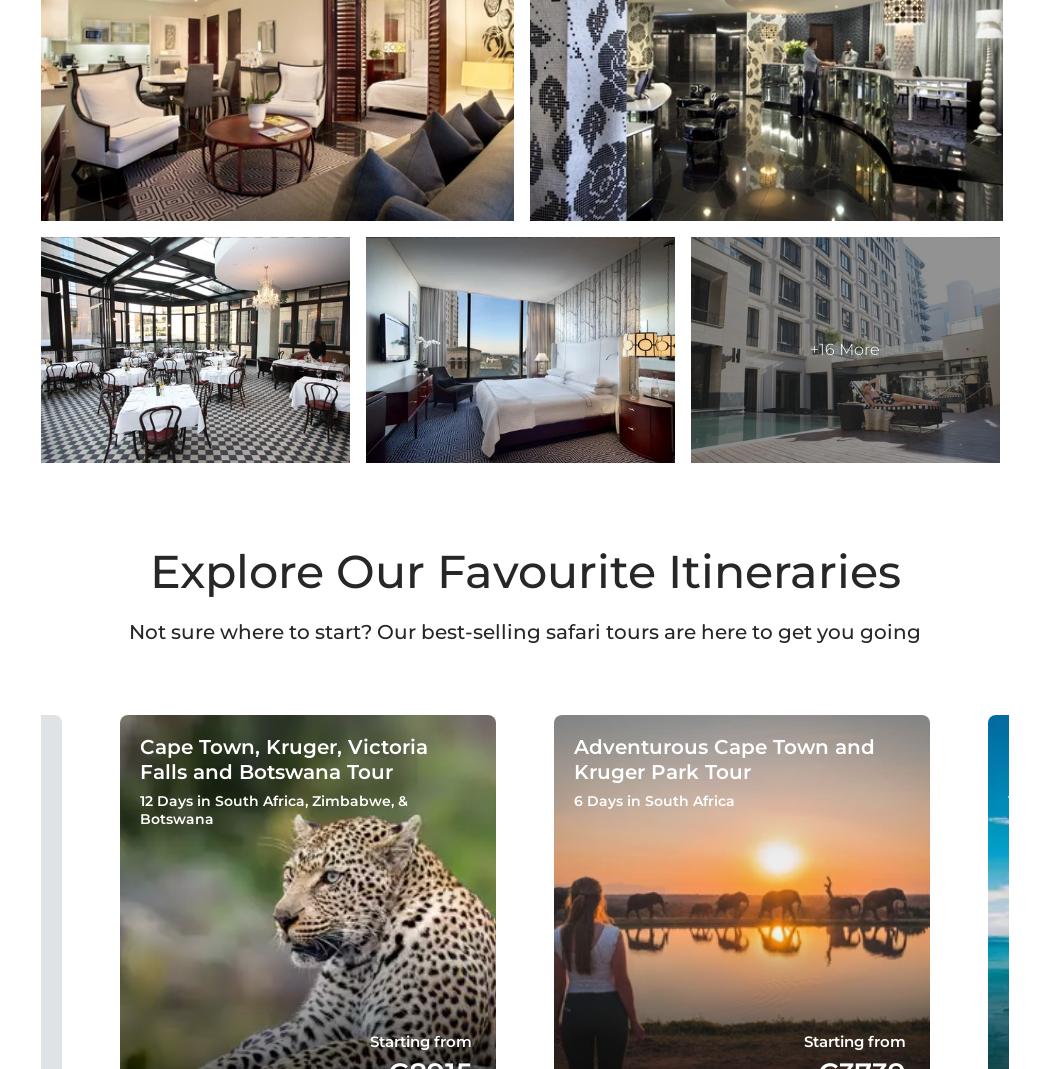 Image resolution: width=1050 pixels, height=1069 pixels. What do you see at coordinates (402, 800) in the screenshot?
I see `'&'` at bounding box center [402, 800].